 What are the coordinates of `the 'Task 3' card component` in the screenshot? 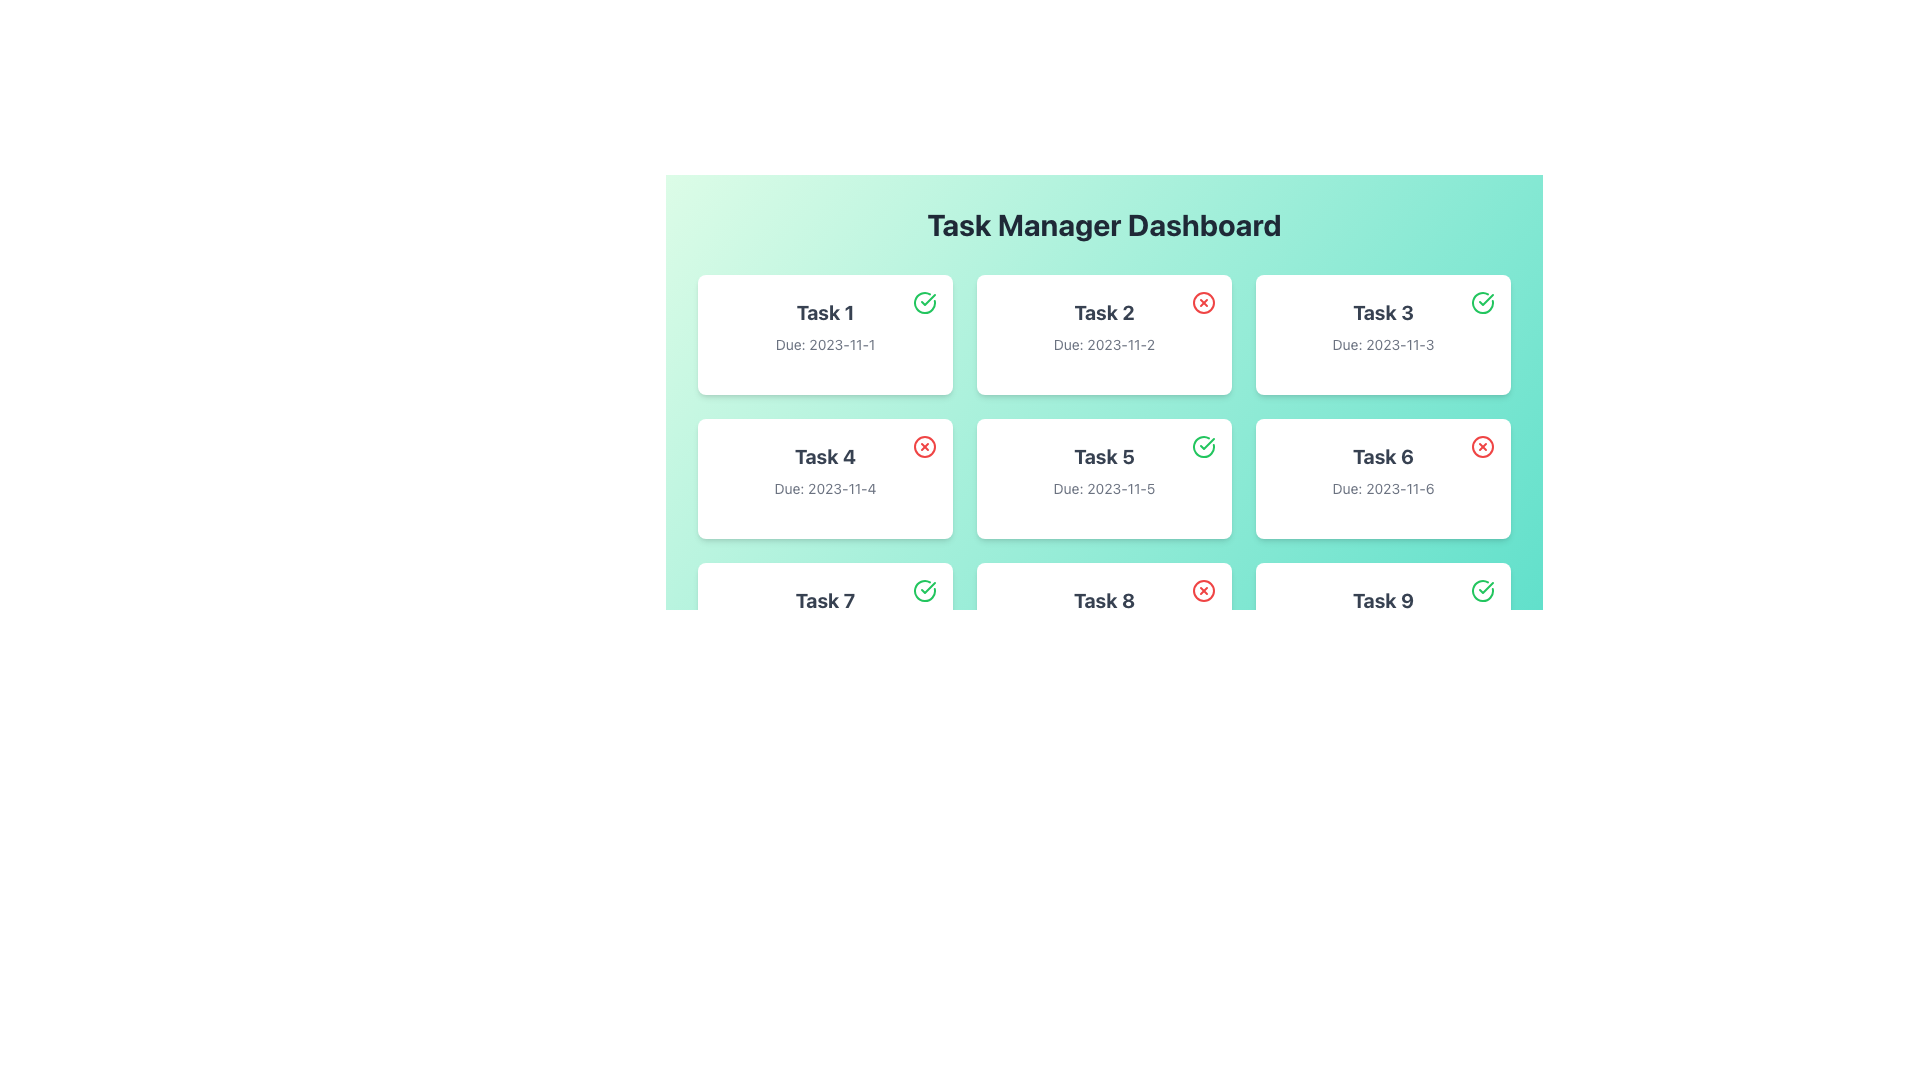 It's located at (1382, 334).